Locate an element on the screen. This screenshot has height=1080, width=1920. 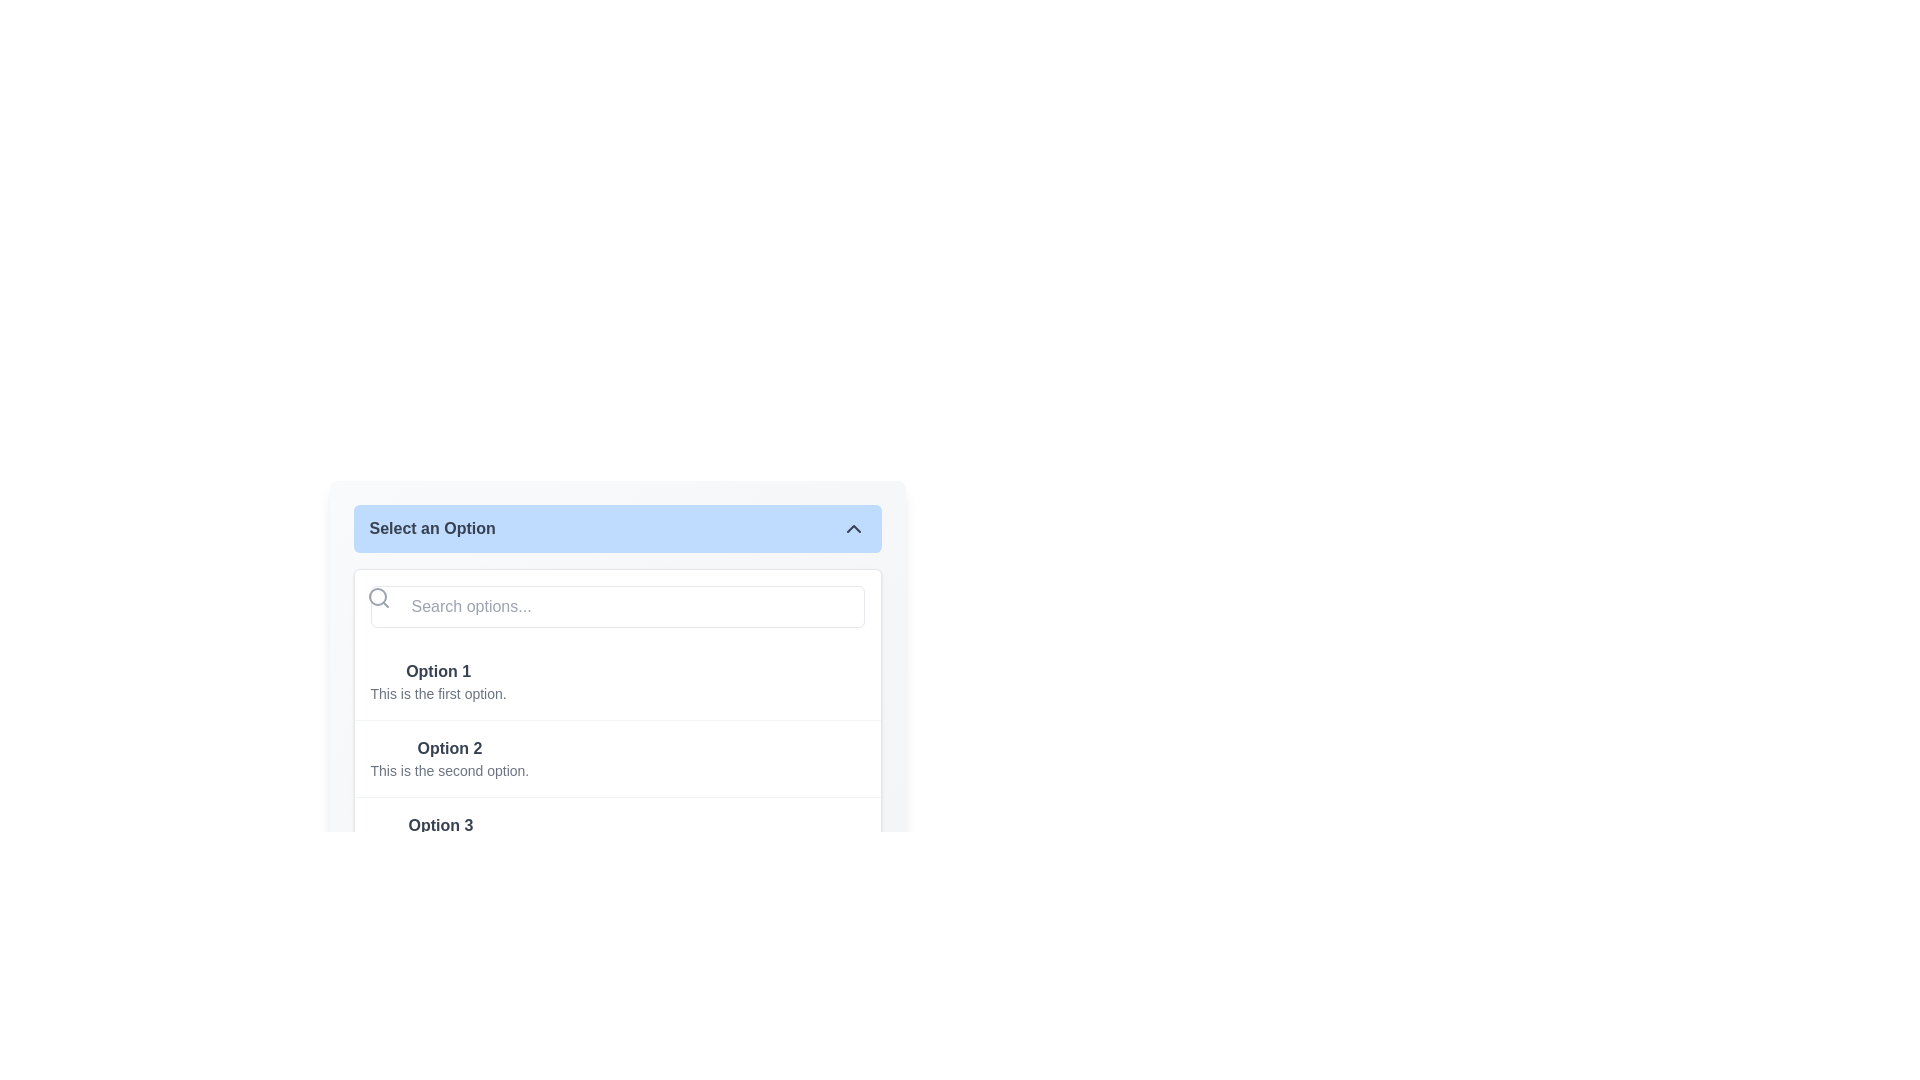
the list item that contains the title 'Option 3' and the description 'This is the third option.' is located at coordinates (616, 835).